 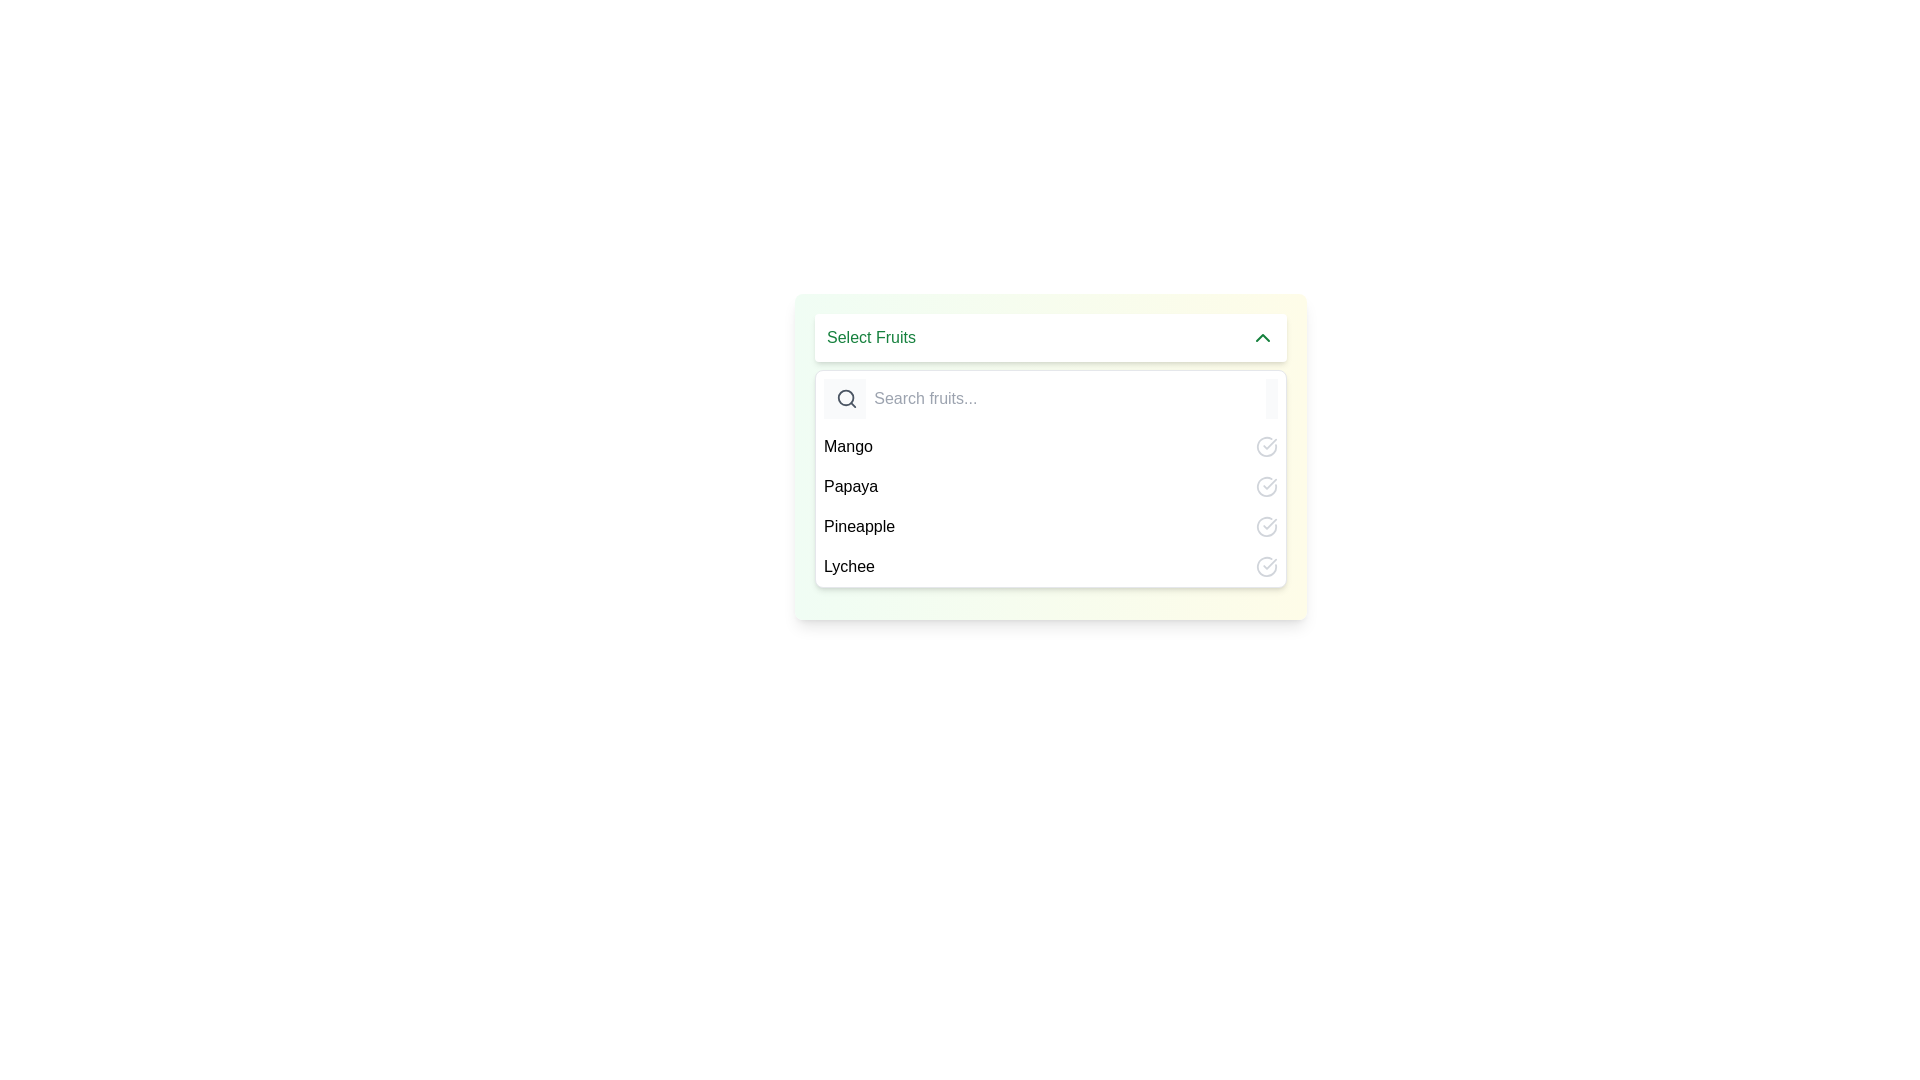 What do you see at coordinates (1266, 446) in the screenshot?
I see `the checkmark icon inside a circle located next to the item labeled 'Mango'` at bounding box center [1266, 446].